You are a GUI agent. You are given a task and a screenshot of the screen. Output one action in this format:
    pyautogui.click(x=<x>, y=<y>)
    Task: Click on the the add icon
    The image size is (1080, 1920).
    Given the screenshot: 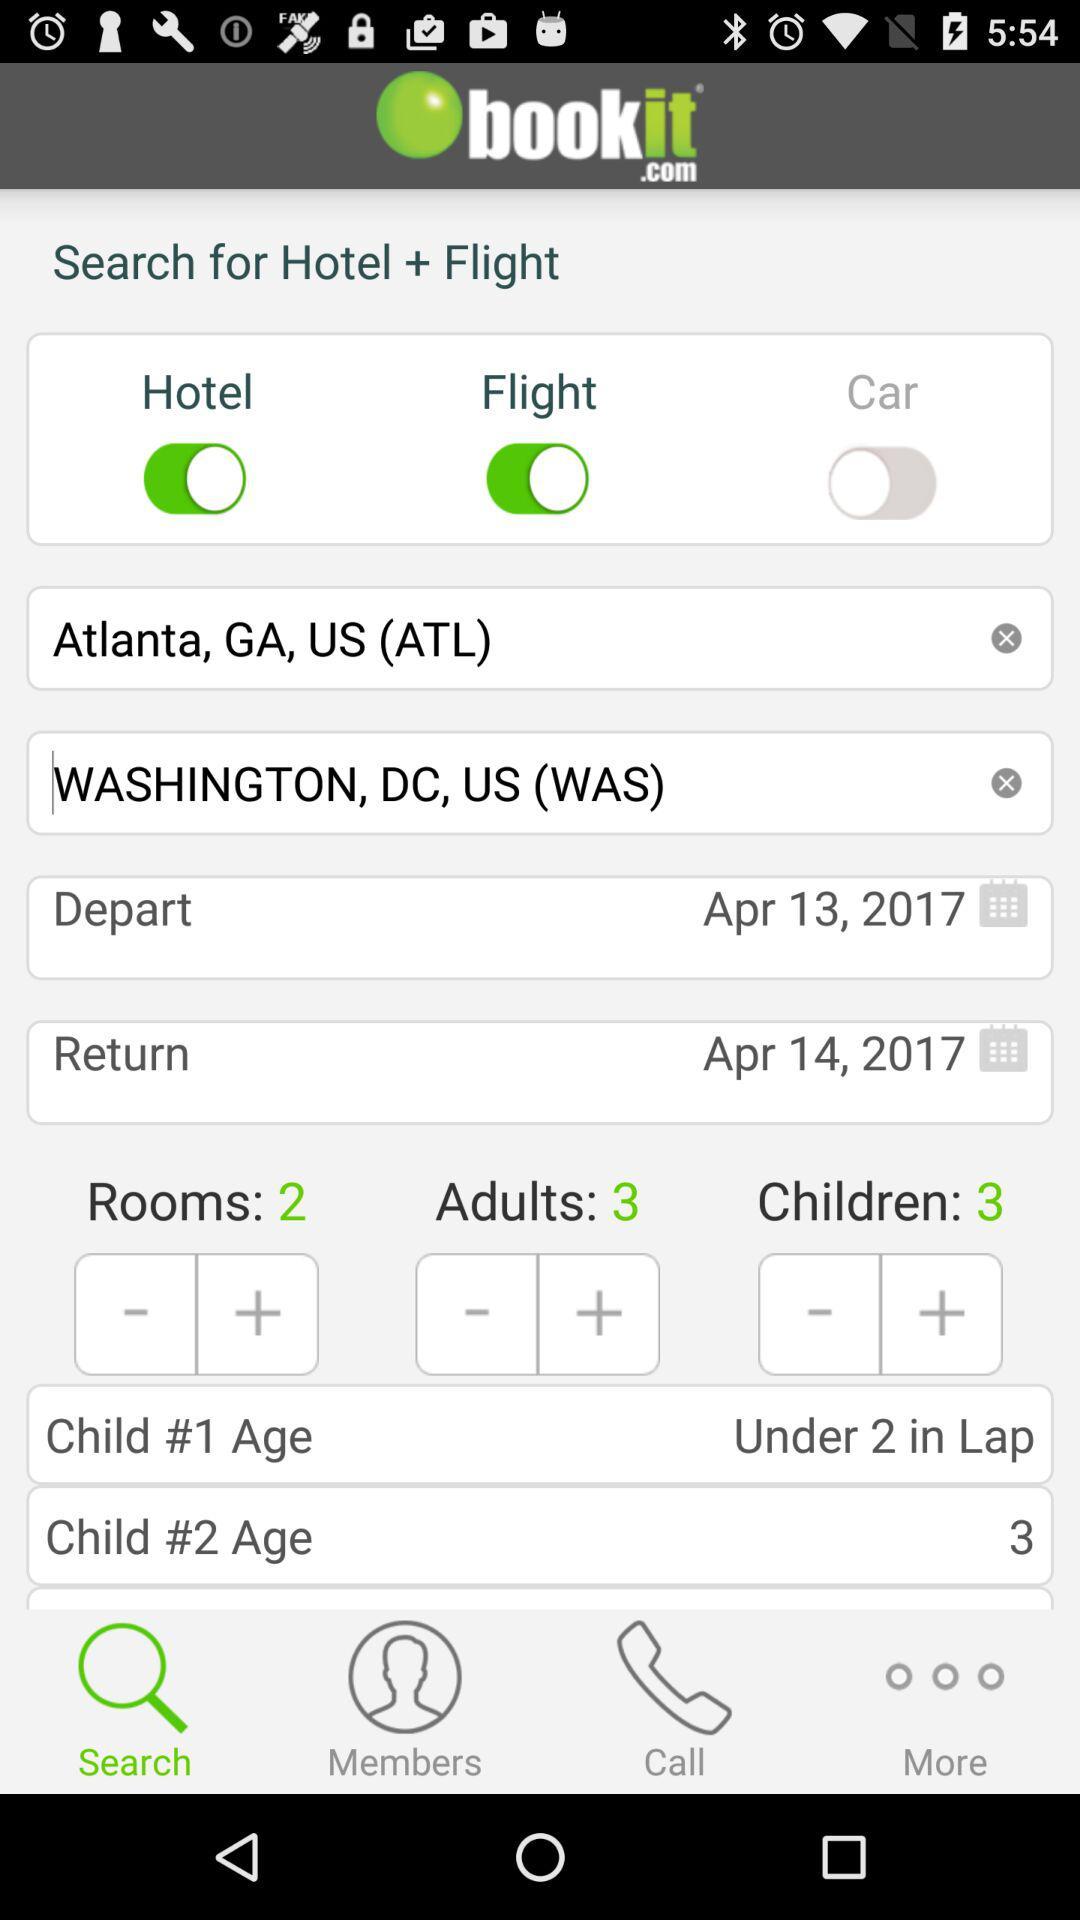 What is the action you would take?
    pyautogui.click(x=256, y=1405)
    